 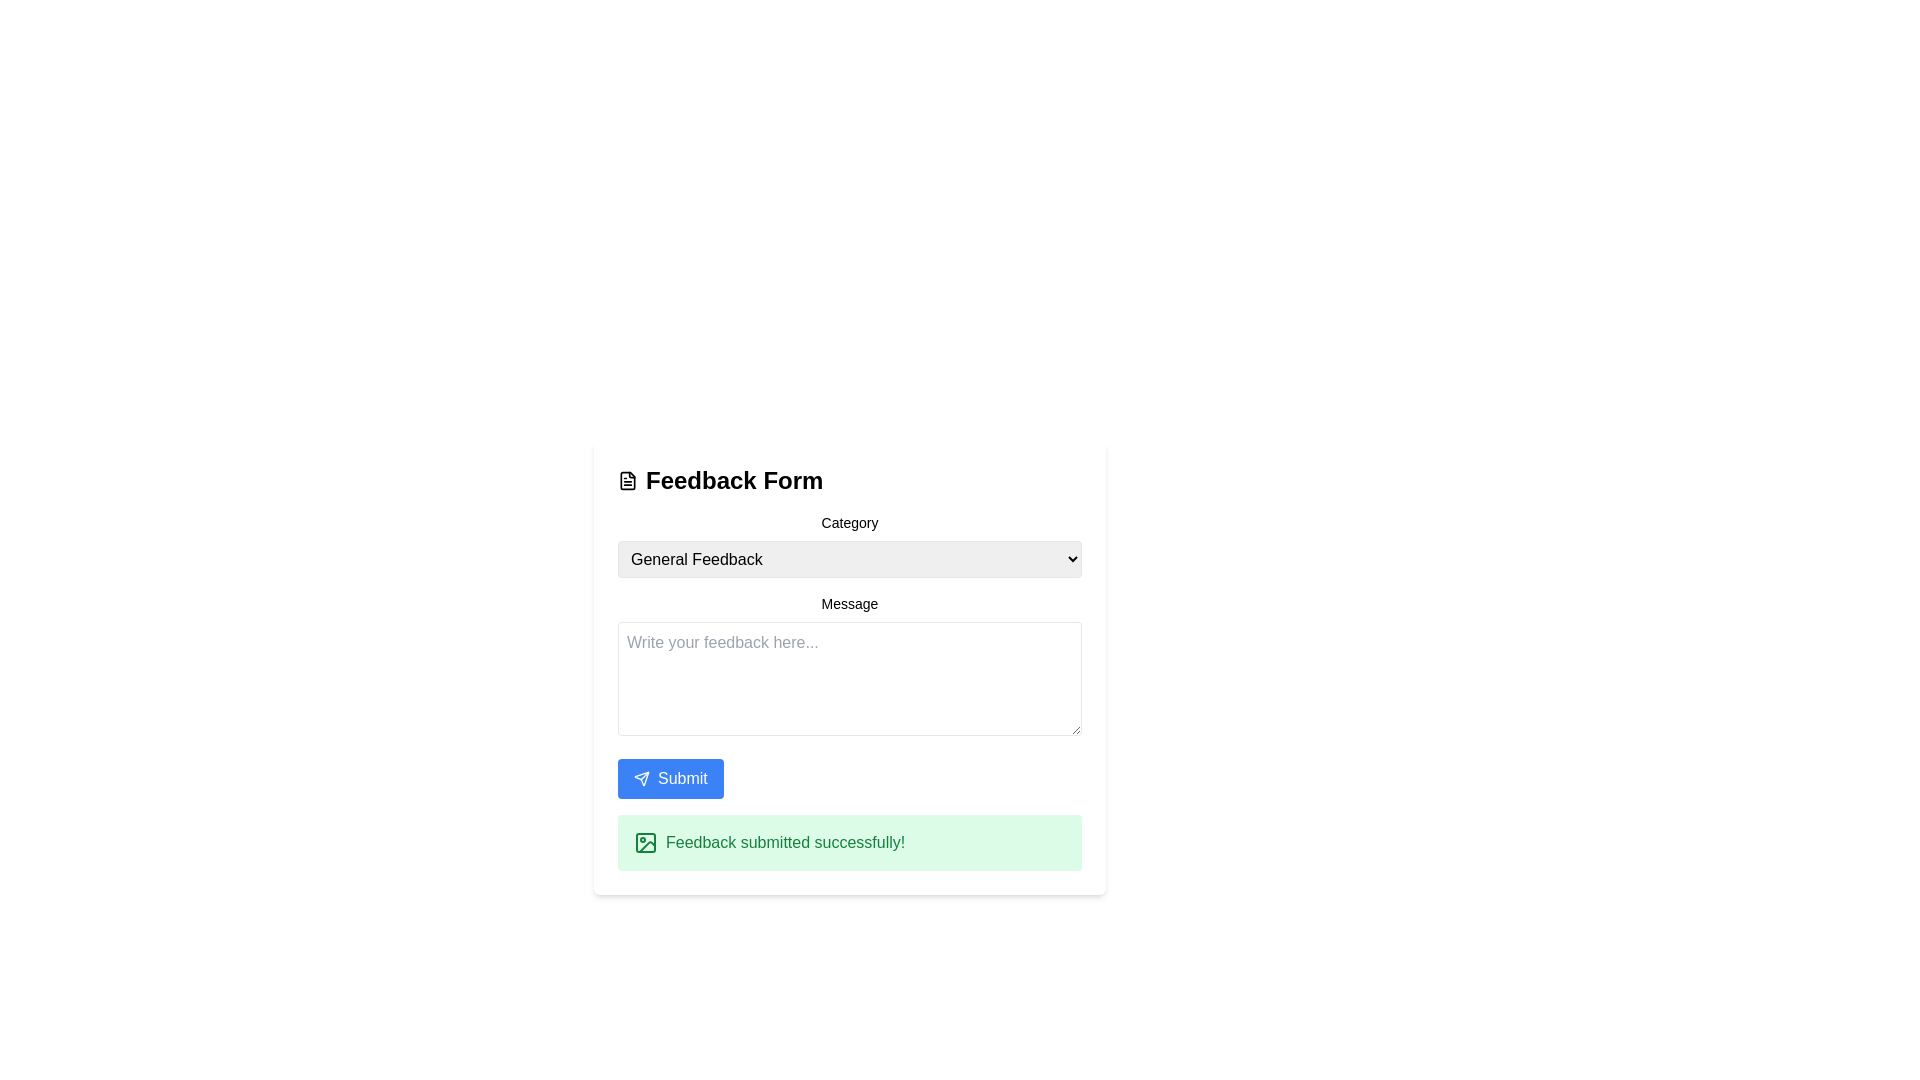 What do you see at coordinates (849, 522) in the screenshot?
I see `the Text label that provides context for the 'General Feedback' dropdown menu, located at the top of the feedback form` at bounding box center [849, 522].